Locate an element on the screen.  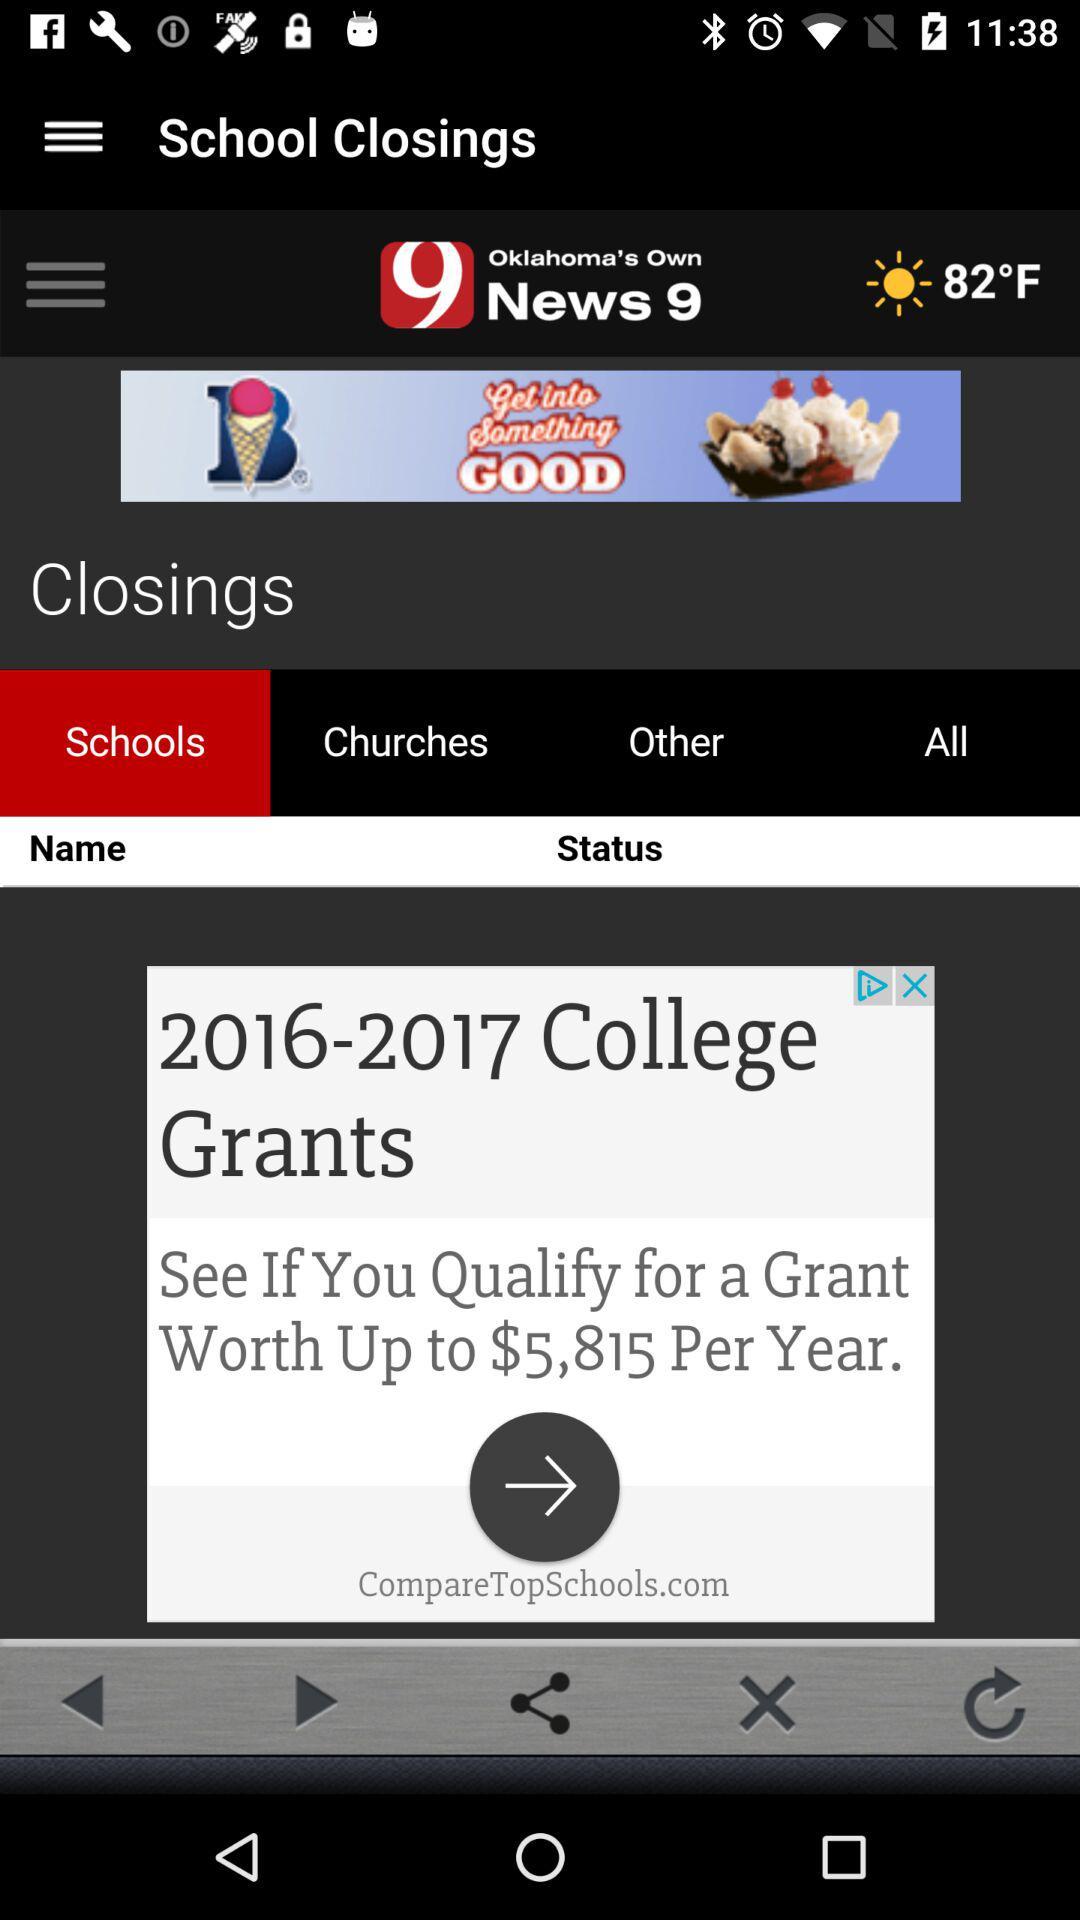
the page option is located at coordinates (766, 1702).